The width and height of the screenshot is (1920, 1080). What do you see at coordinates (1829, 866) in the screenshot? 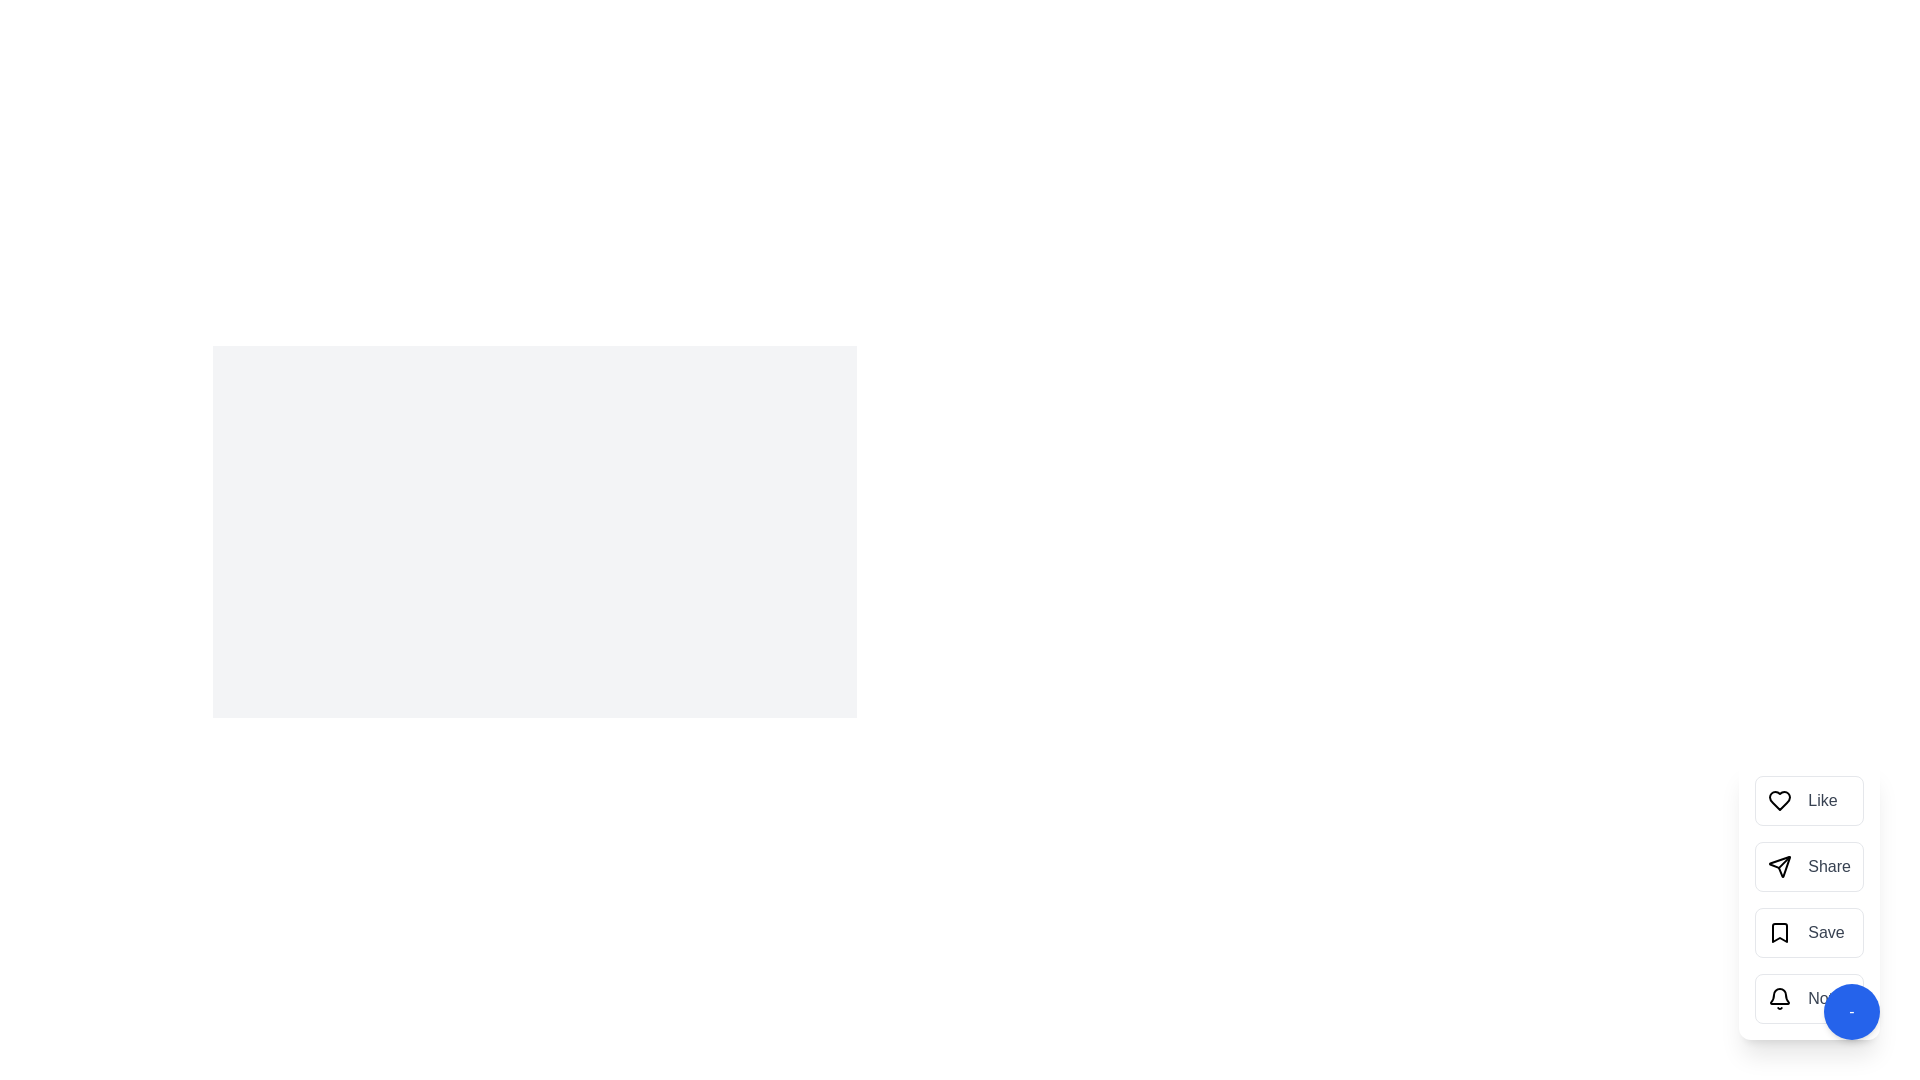
I see `the 'Share' button which displays the label 'Share' and is located in the second slot from the top in a vertical list of buttons on the right side of the interface, next to a paper plane icon` at bounding box center [1829, 866].